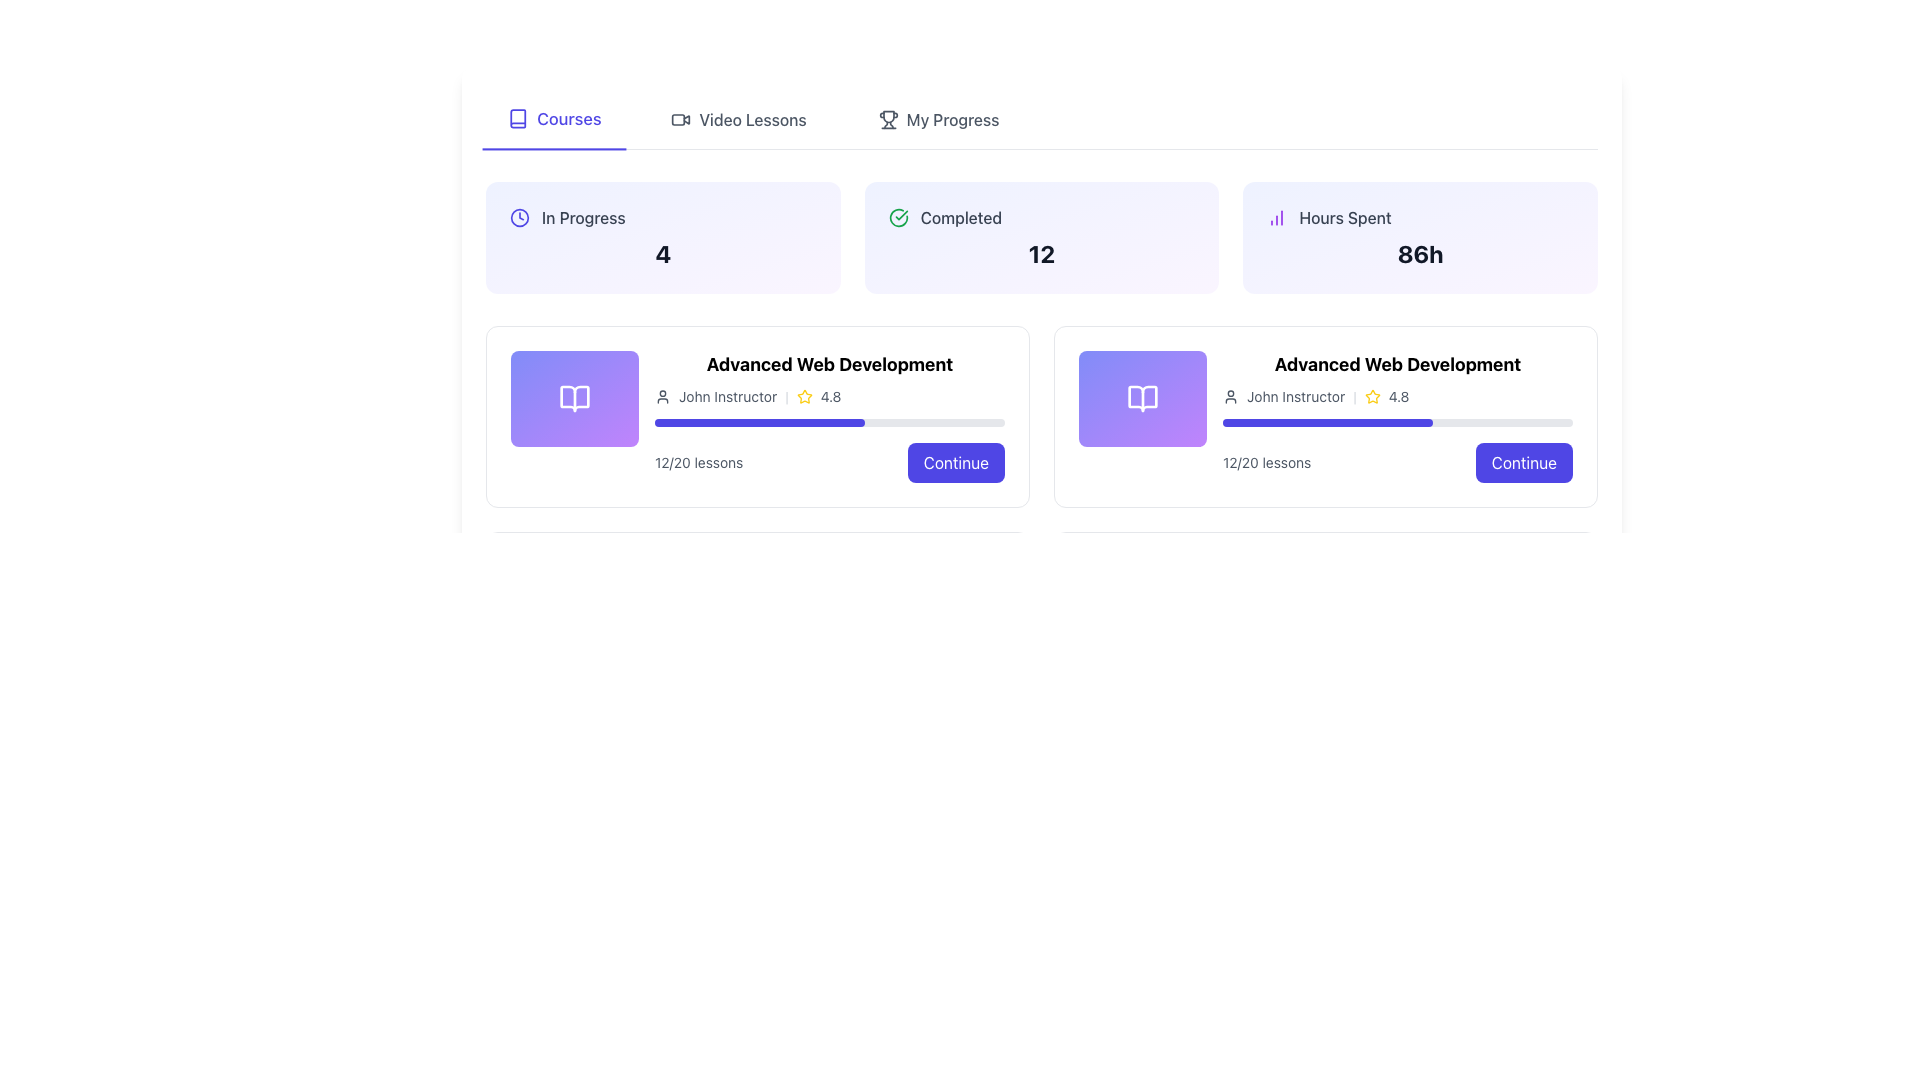 The image size is (1920, 1080). What do you see at coordinates (663, 237) in the screenshot?
I see `the Summary Box displaying '4 In Progress' tasks, located at the top left corner of the grid of summary boxes in the statistic dashboard` at bounding box center [663, 237].